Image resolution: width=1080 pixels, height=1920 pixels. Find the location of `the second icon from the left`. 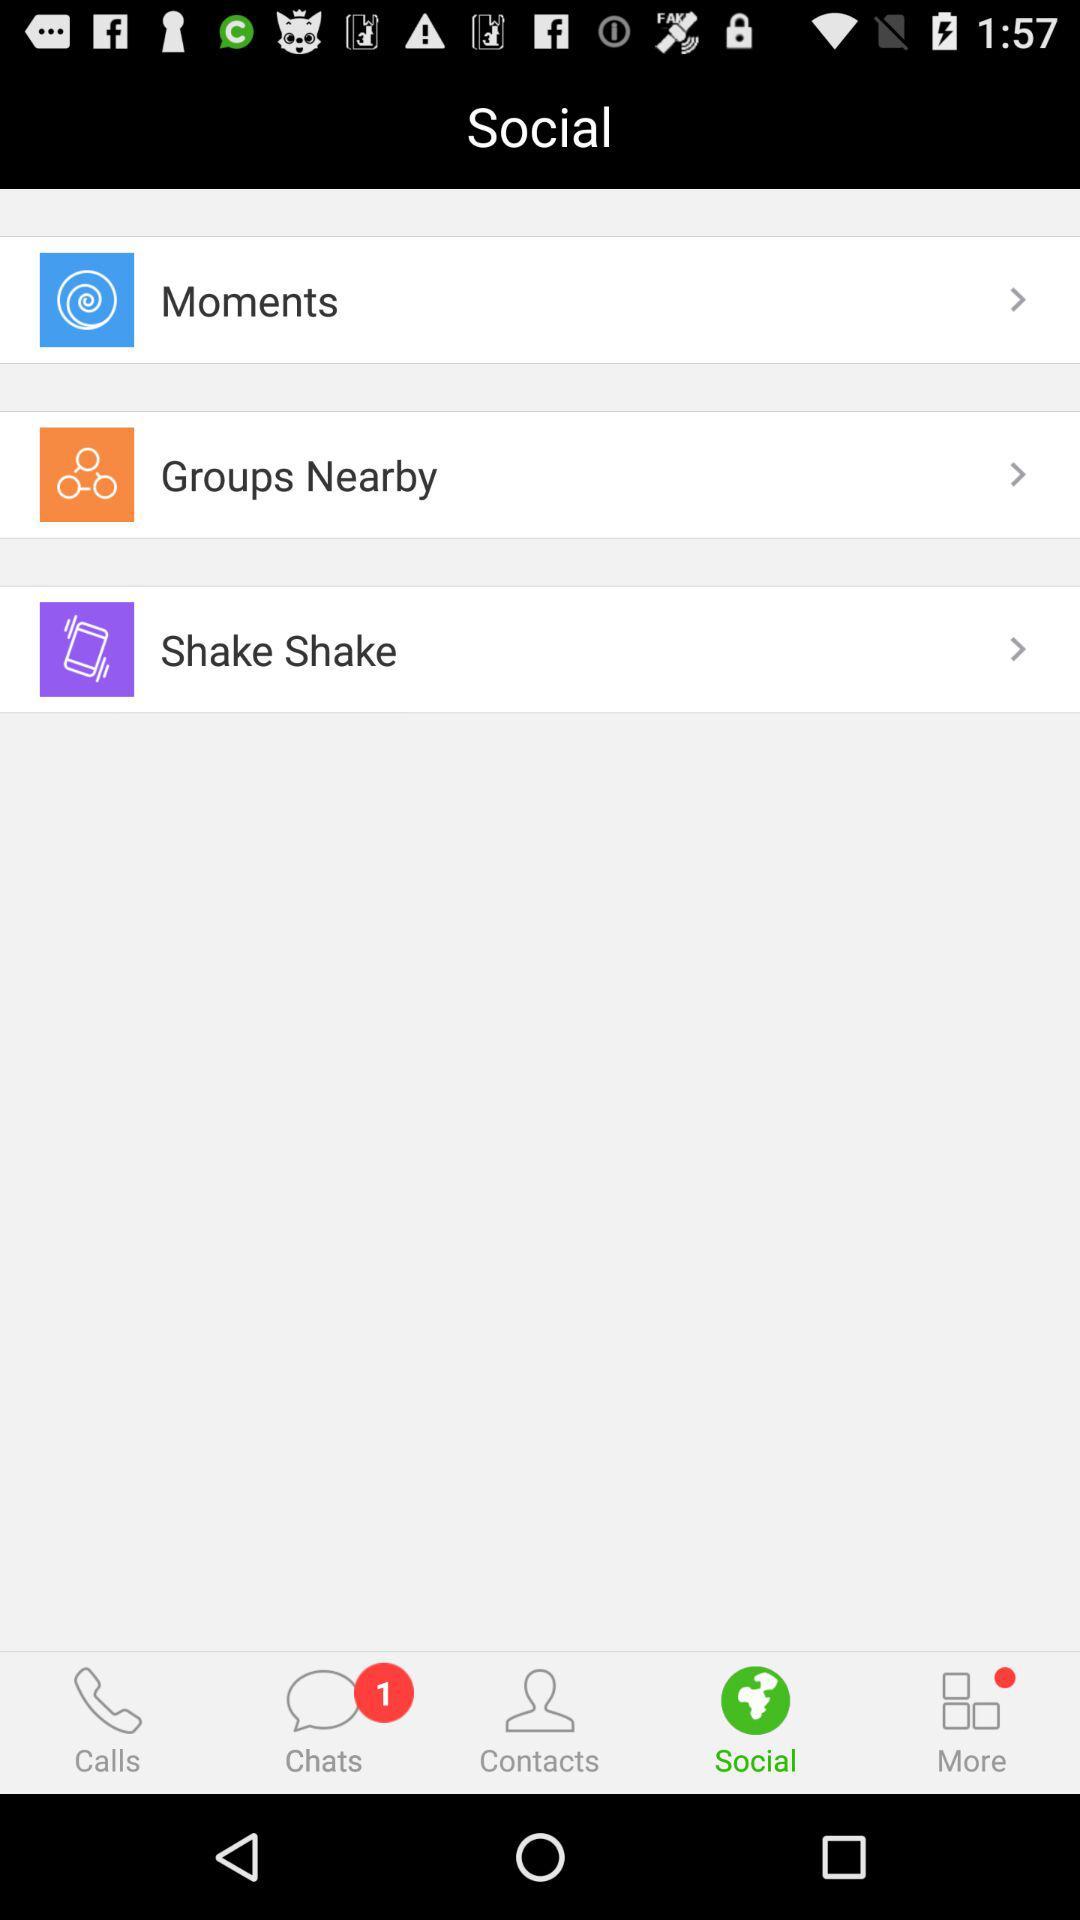

the second icon from the left is located at coordinates (322, 1699).